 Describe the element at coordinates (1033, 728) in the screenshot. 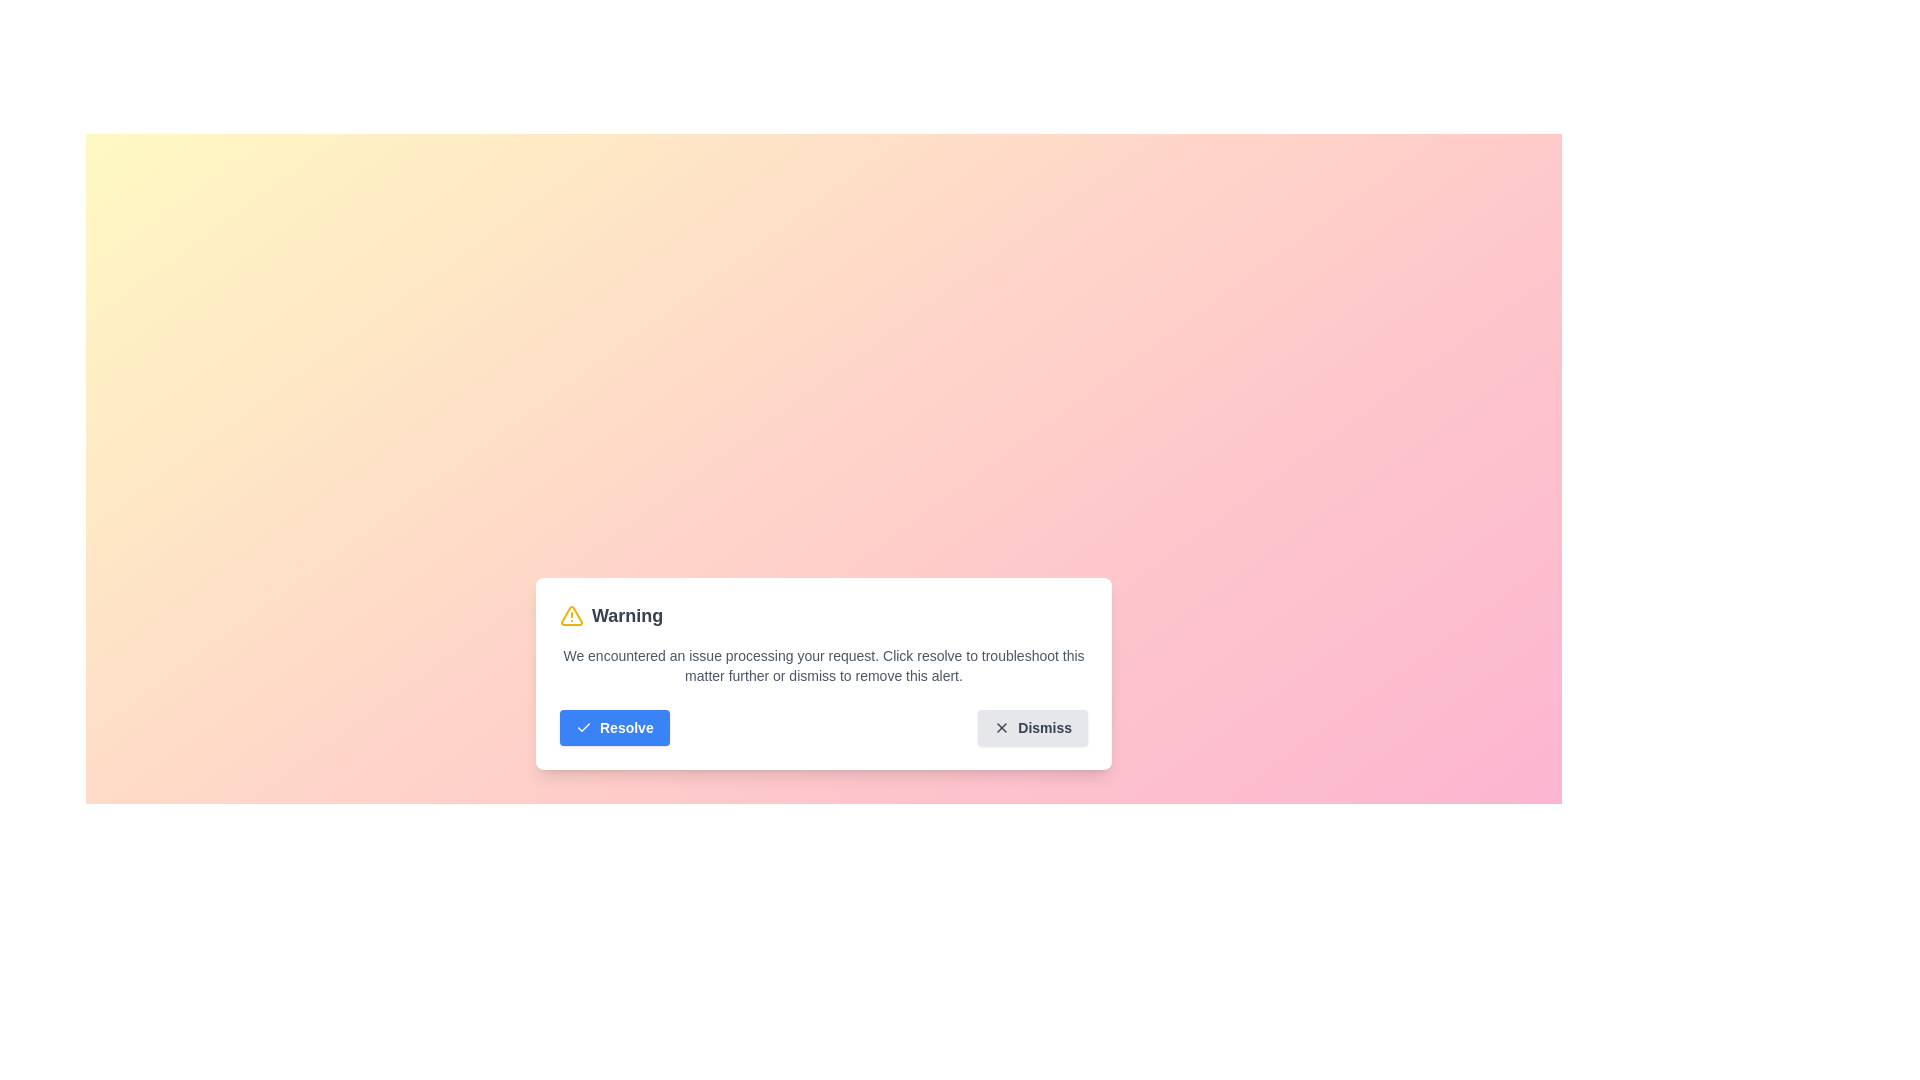

I see `the dismiss button located in the lower right corner of the notification box to observe the hover effect` at that location.